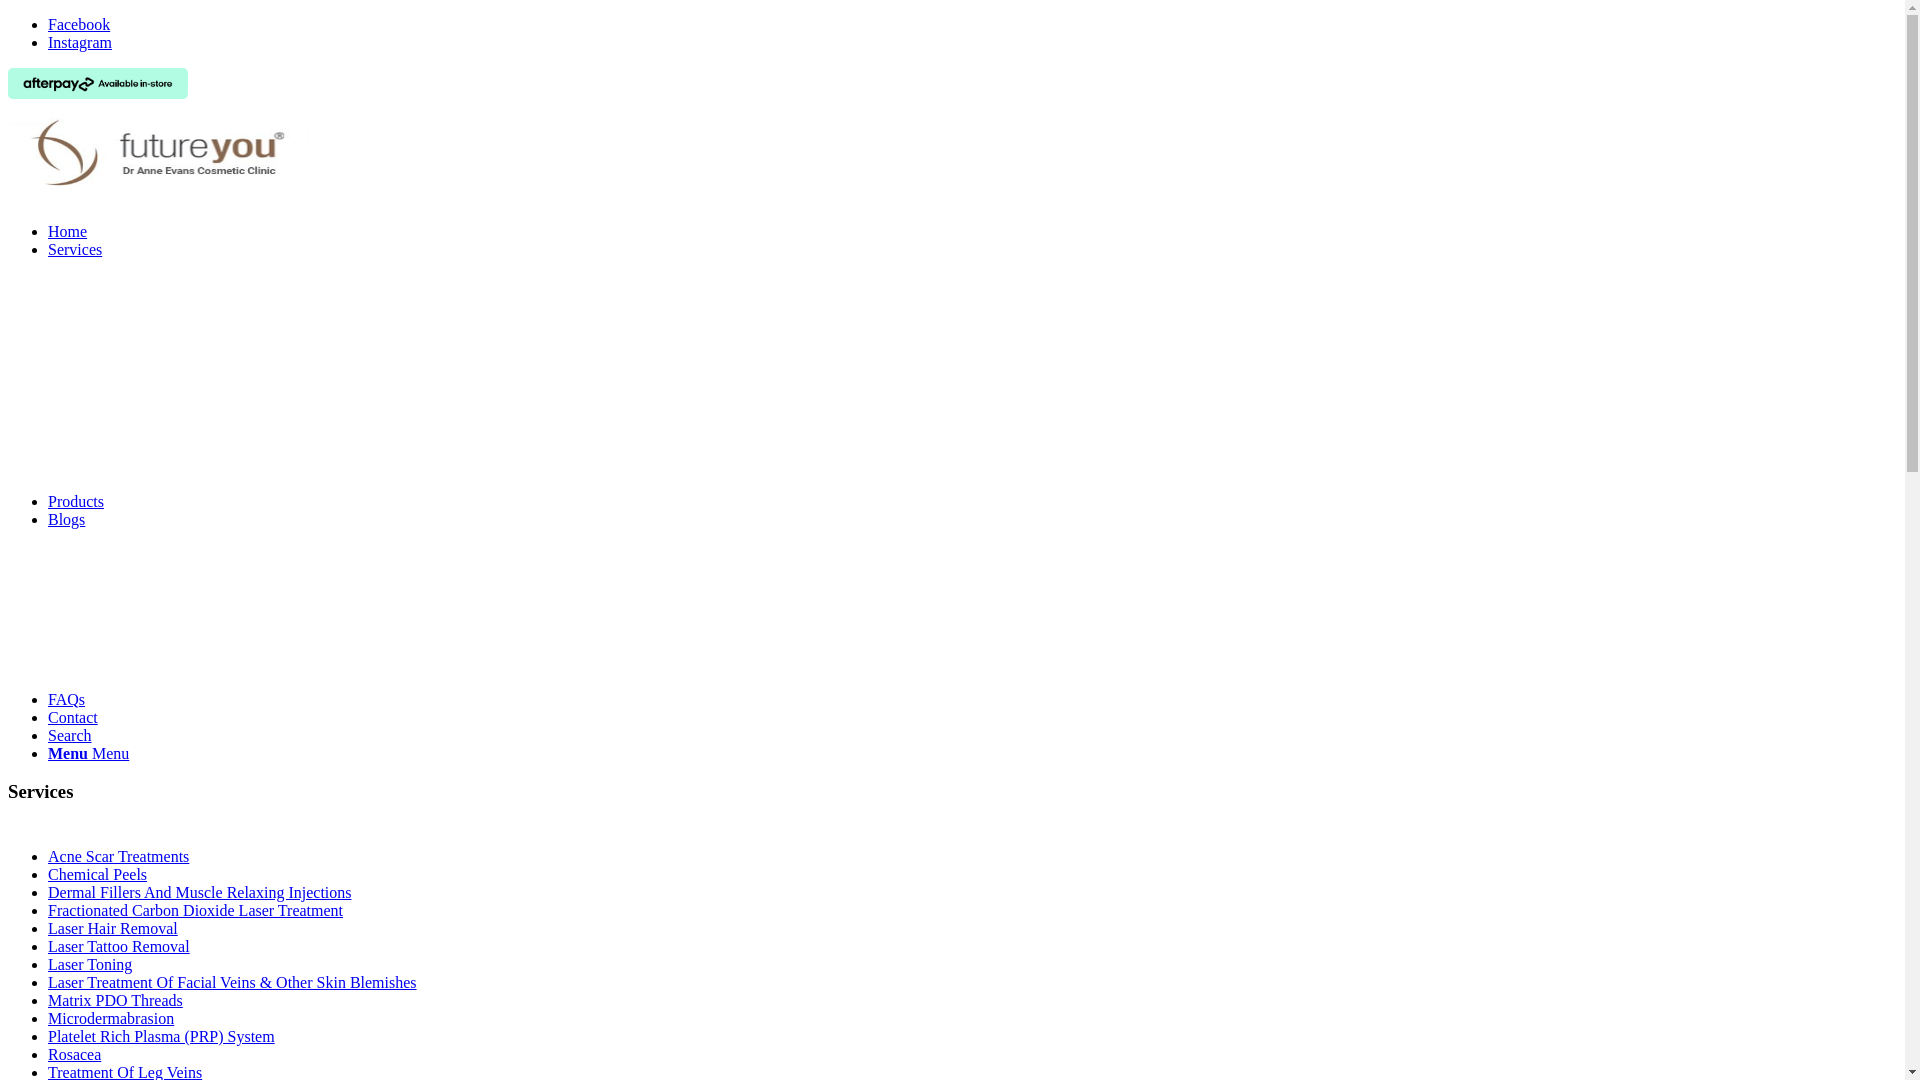 This screenshot has width=1920, height=1080. I want to click on 'Matrix PDO Threads', so click(114, 1000).